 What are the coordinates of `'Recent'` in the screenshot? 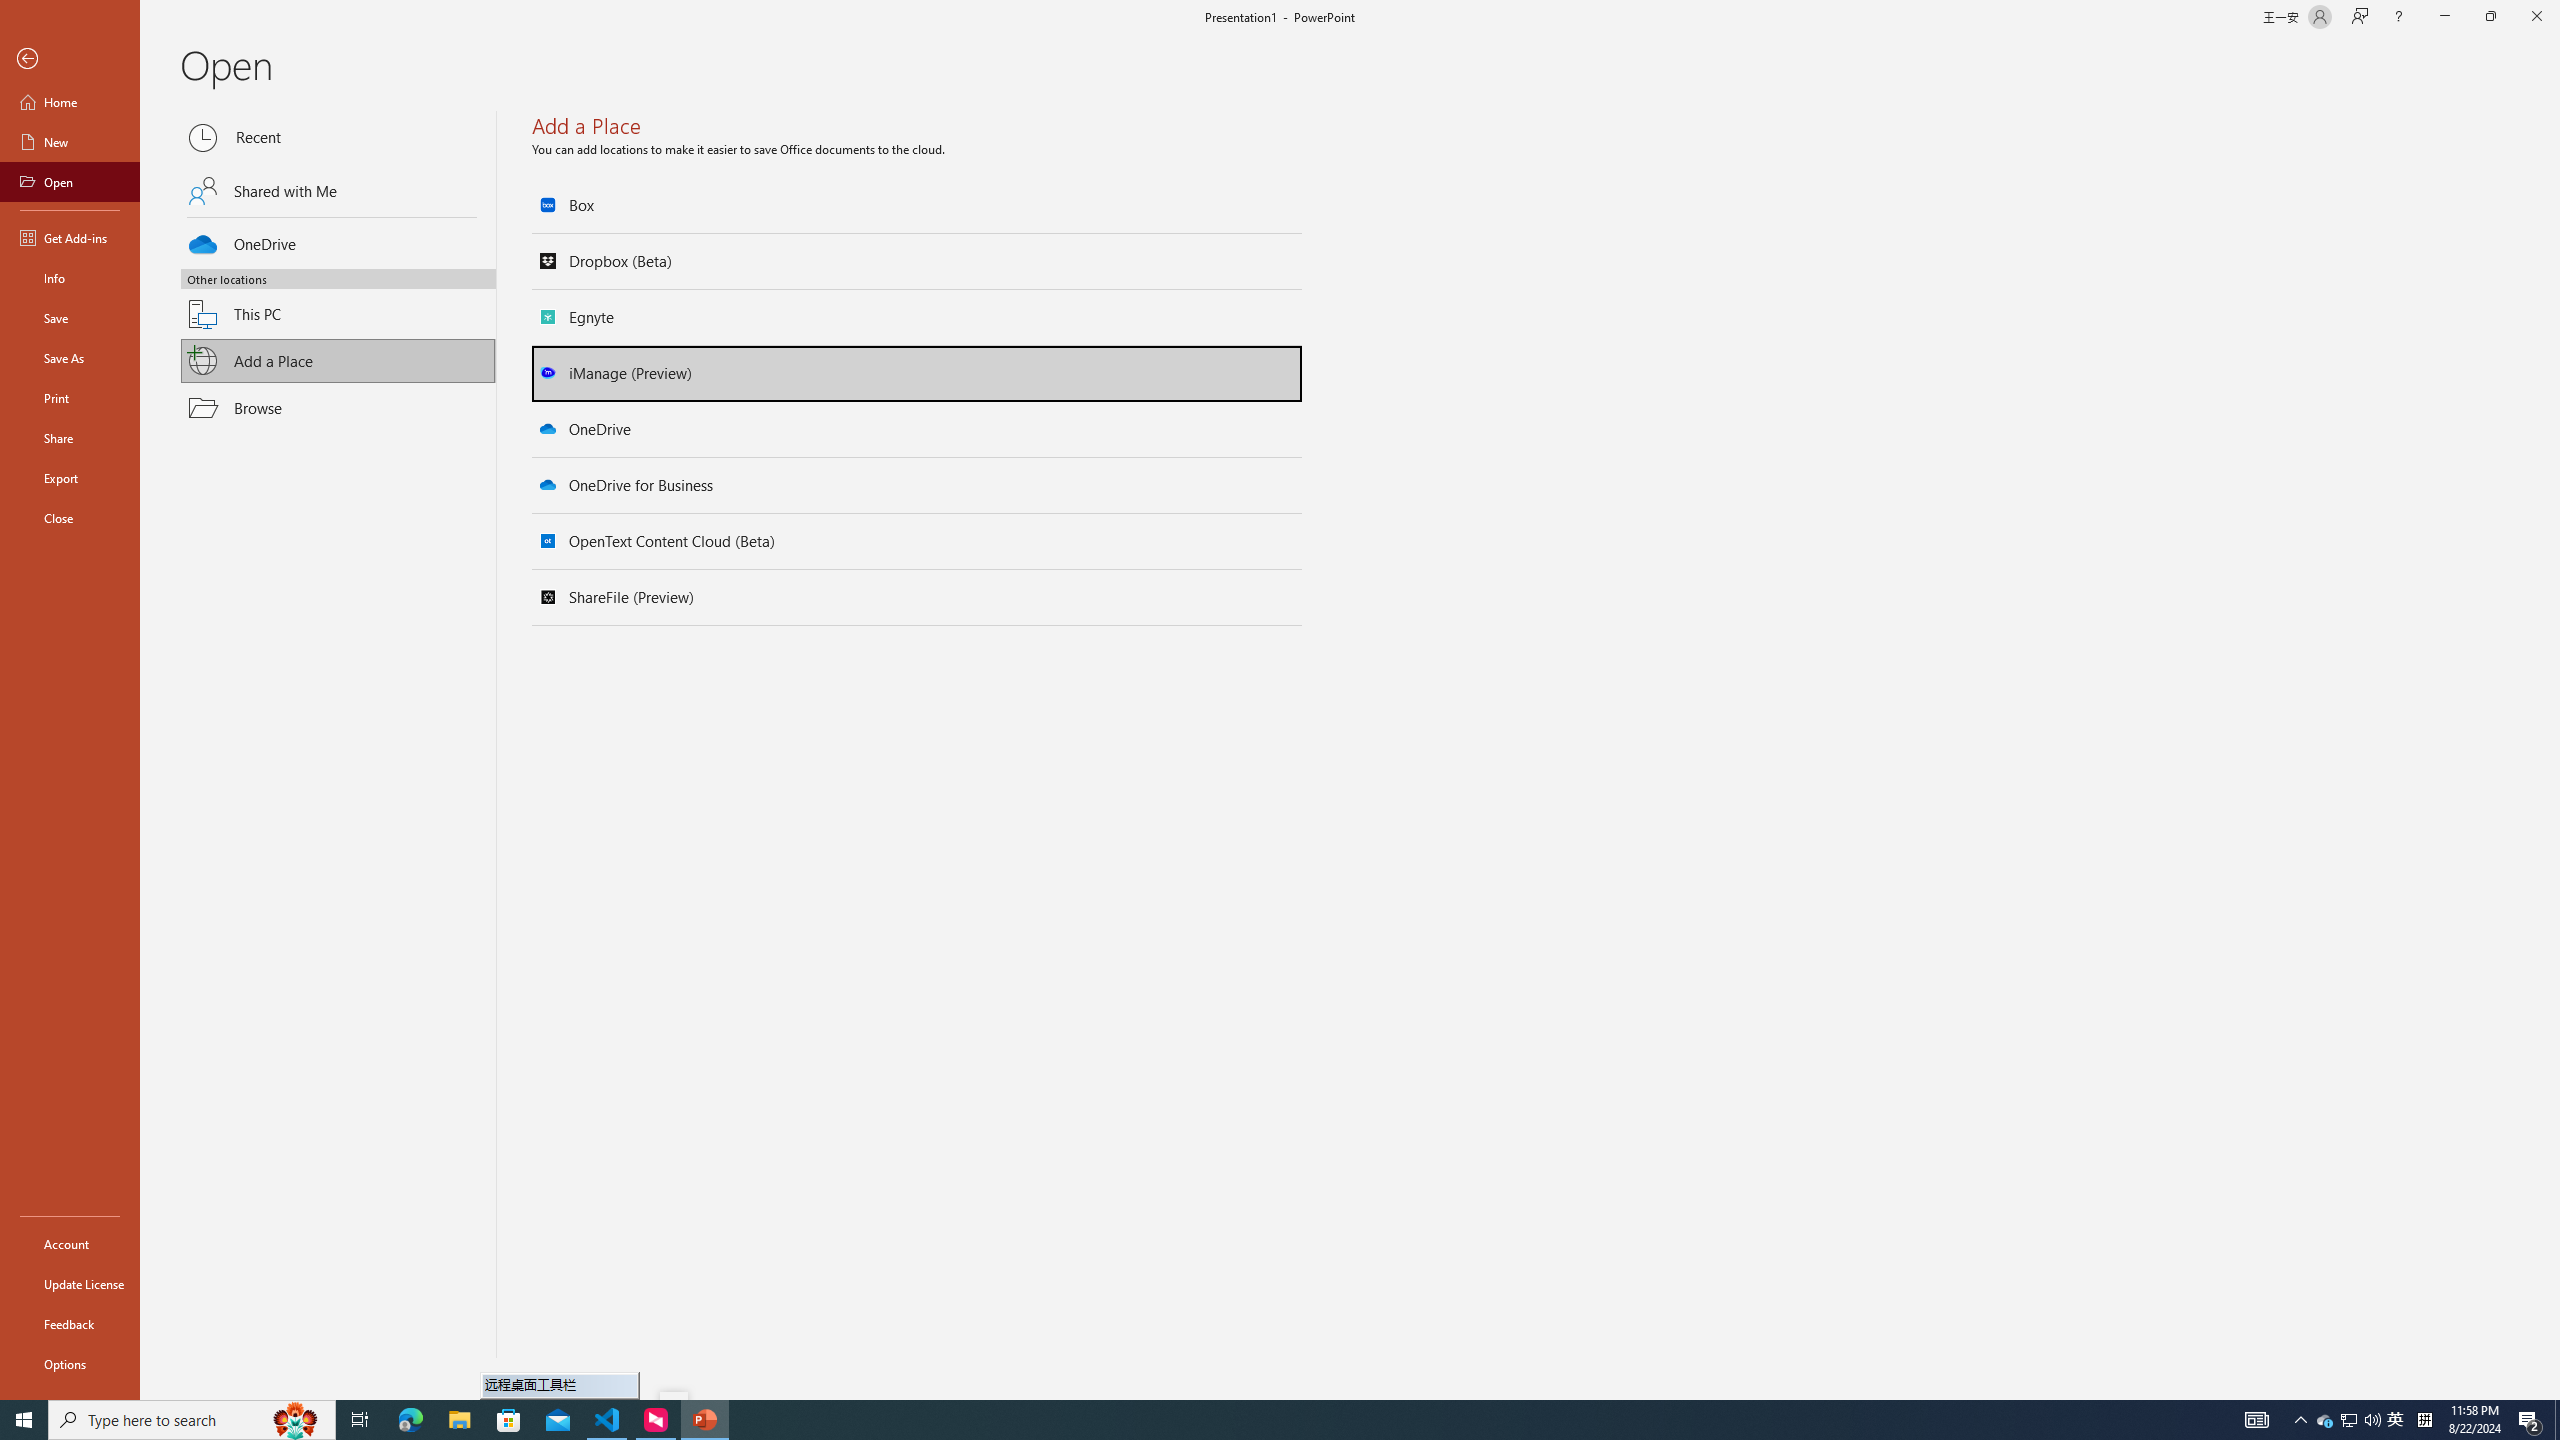 It's located at (338, 137).